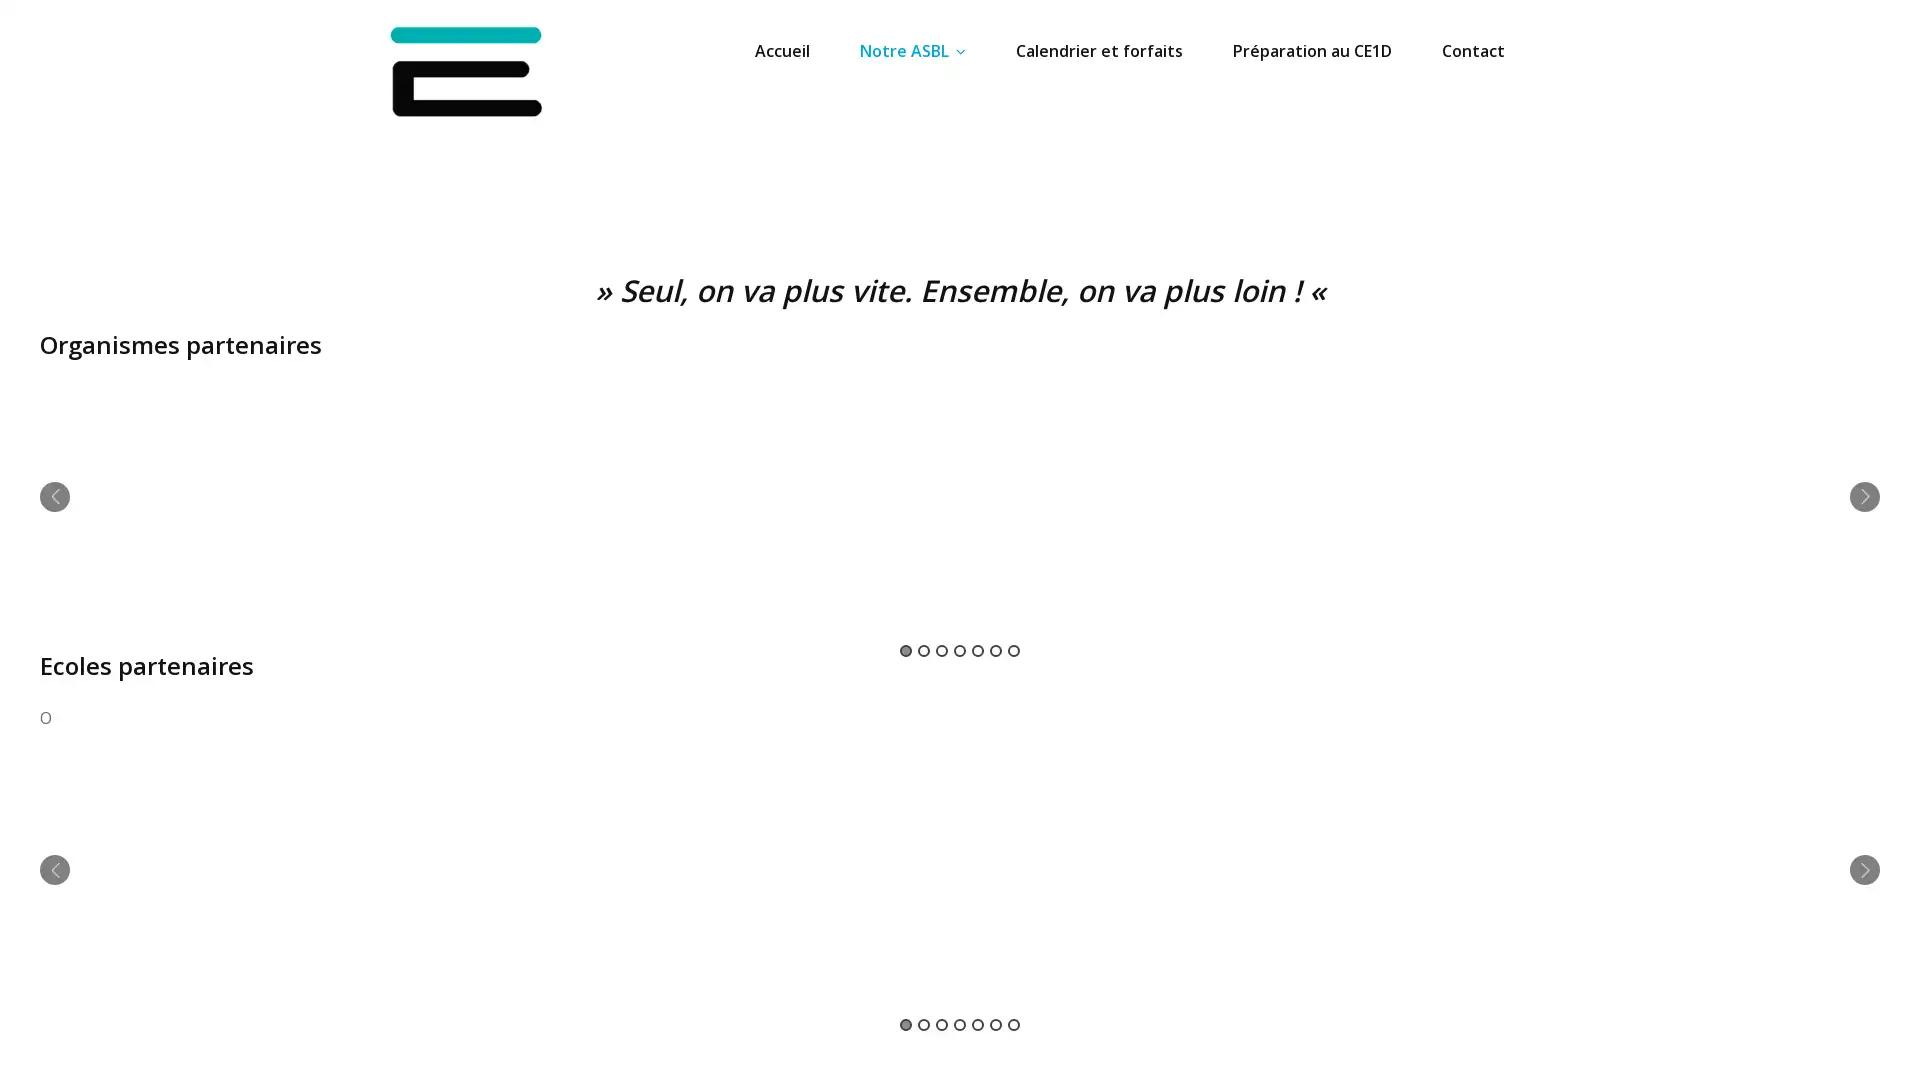 This screenshot has width=1920, height=1080. What do you see at coordinates (960, 1023) in the screenshot?
I see `4` at bounding box center [960, 1023].